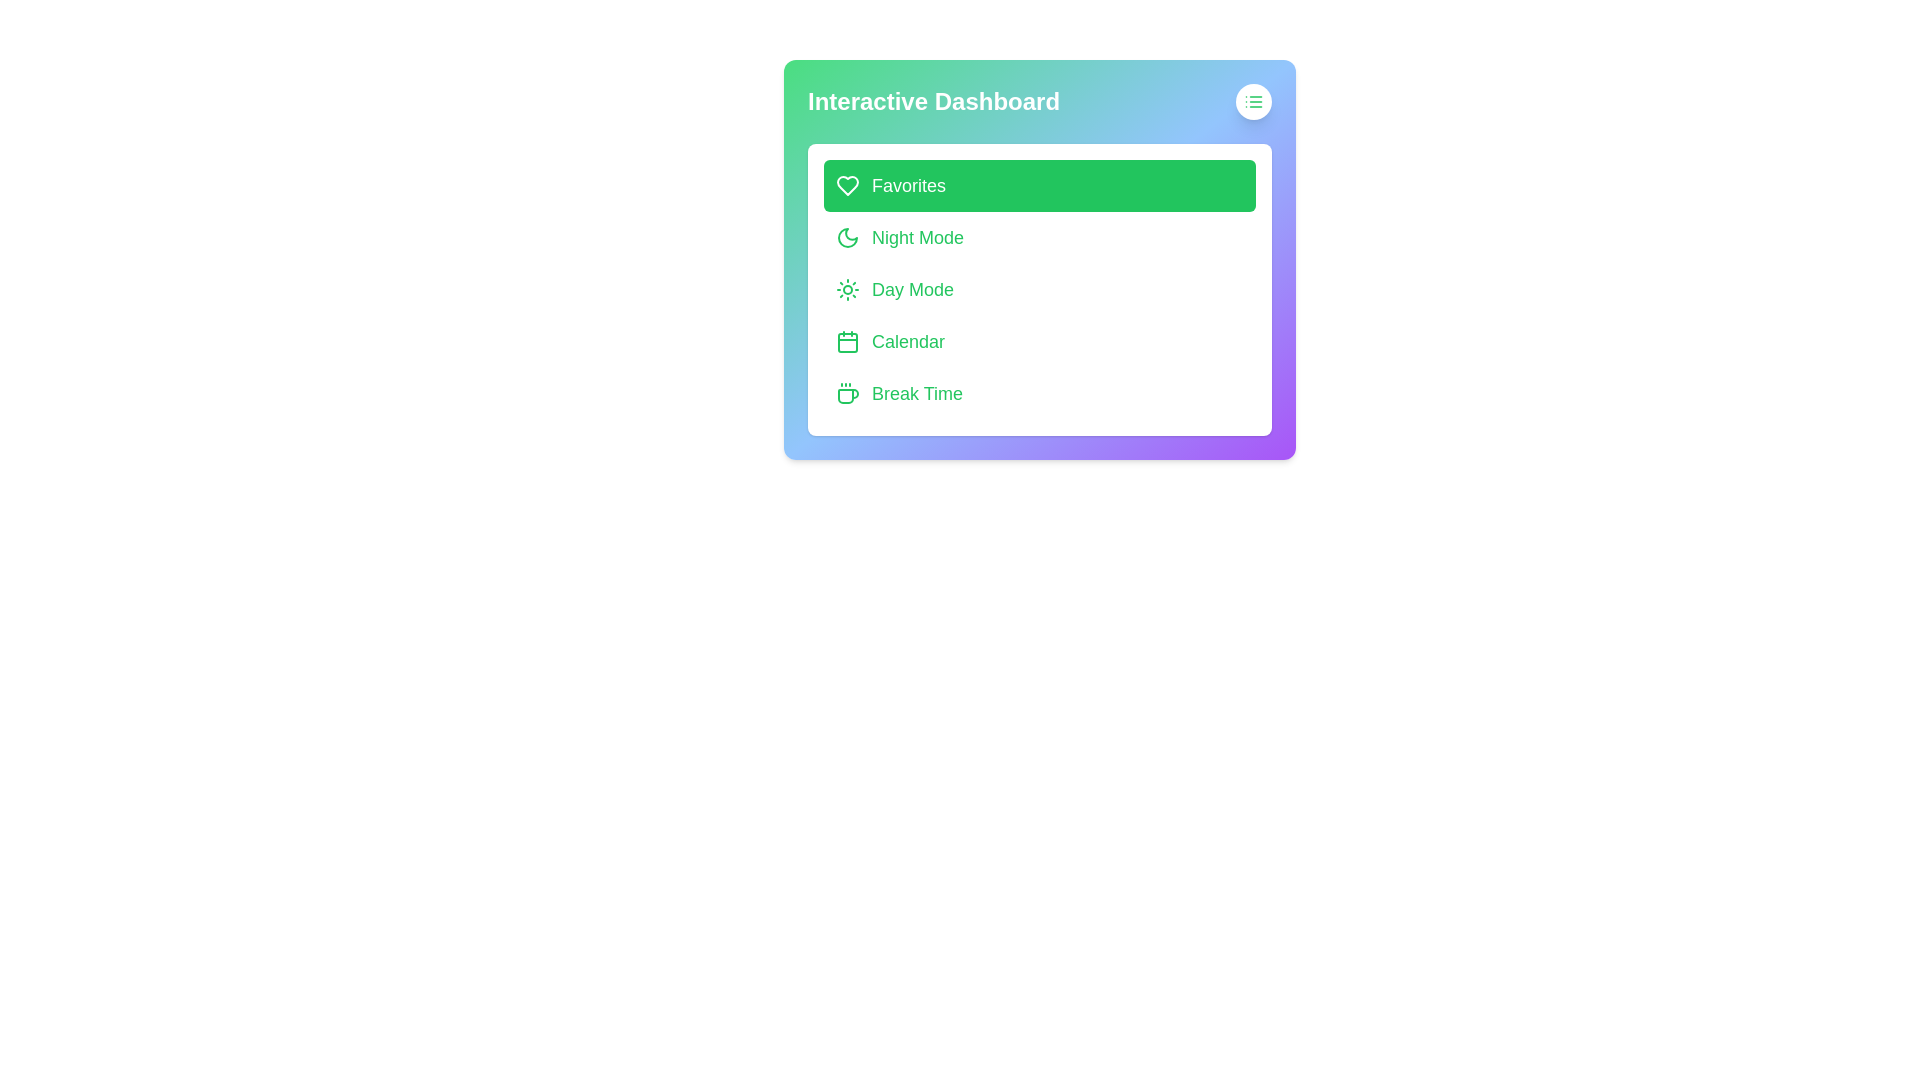  I want to click on the menu item Calendar to observe its hover effect, so click(1040, 341).